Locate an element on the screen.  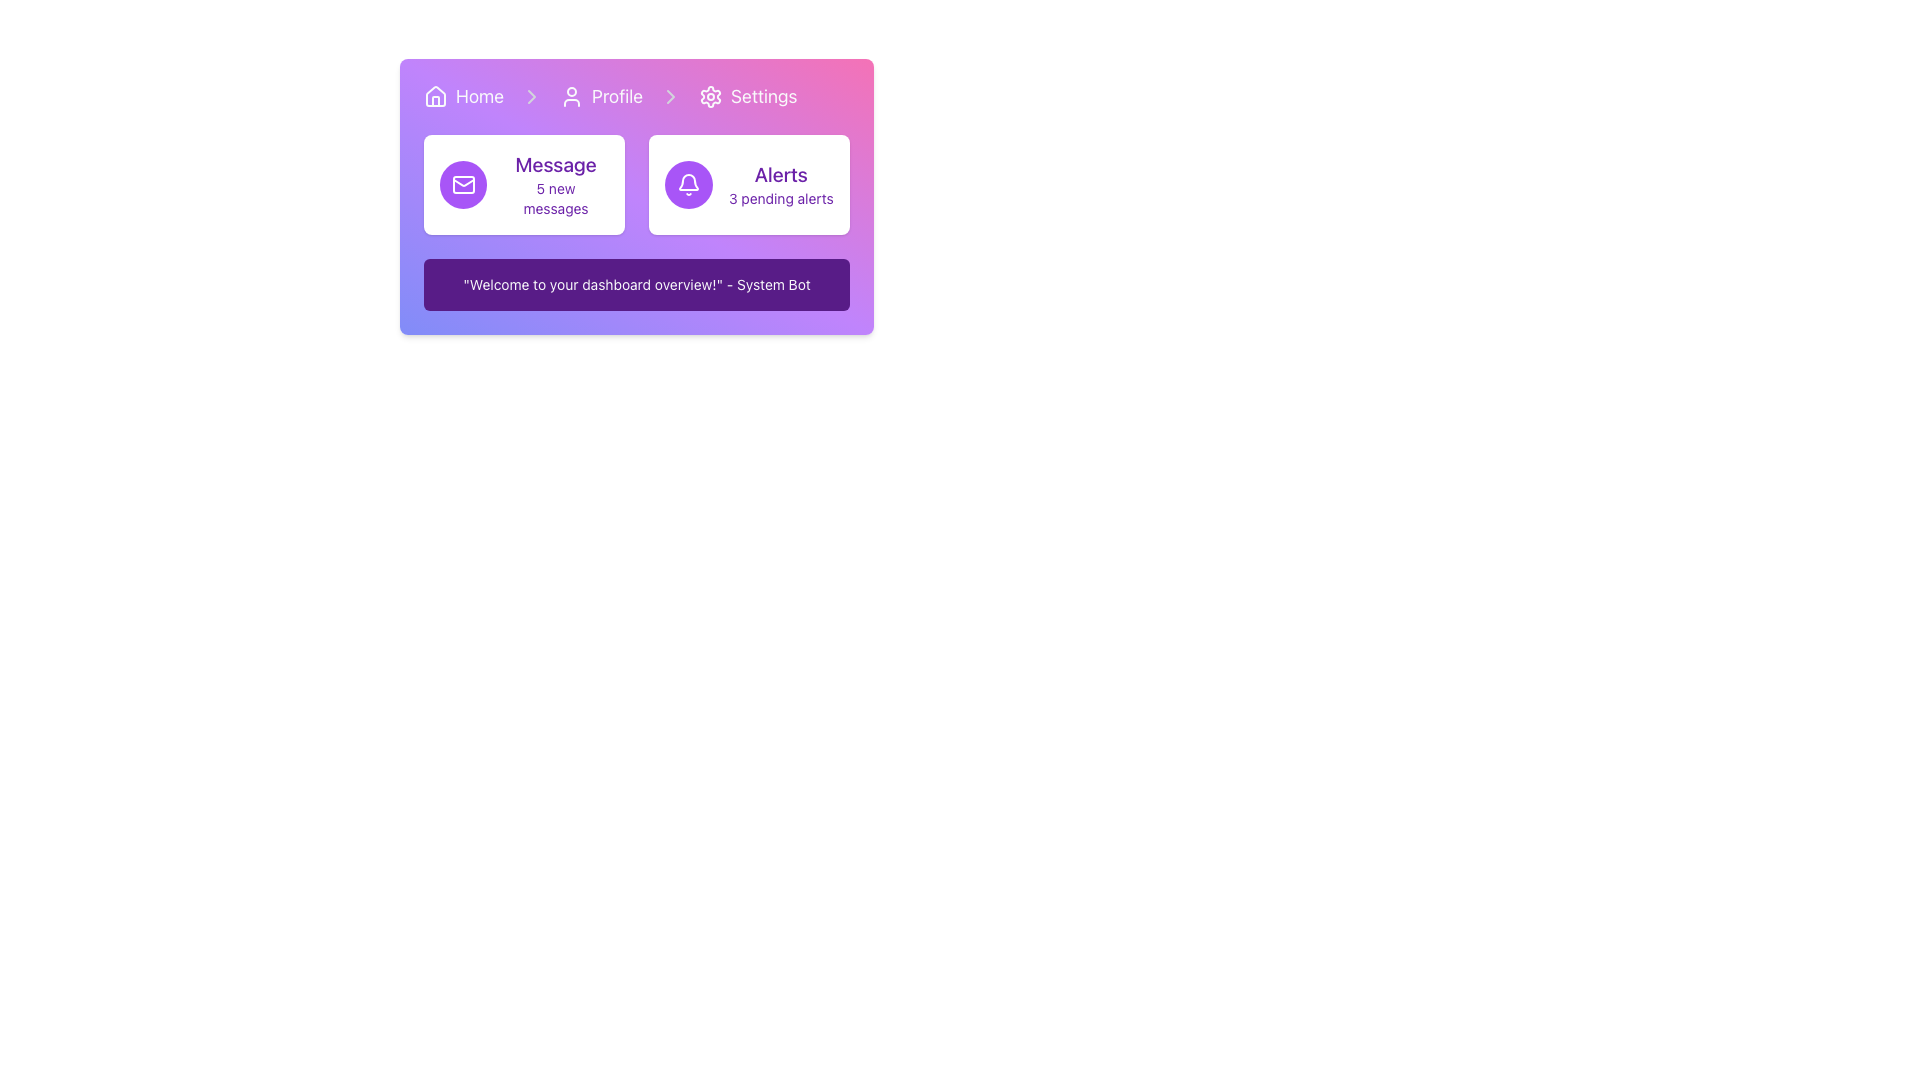
the 'Settings' text label, which is styled with a white font color against a pink-purple gradient background and is the fourth element in the navigation section is located at coordinates (763, 96).